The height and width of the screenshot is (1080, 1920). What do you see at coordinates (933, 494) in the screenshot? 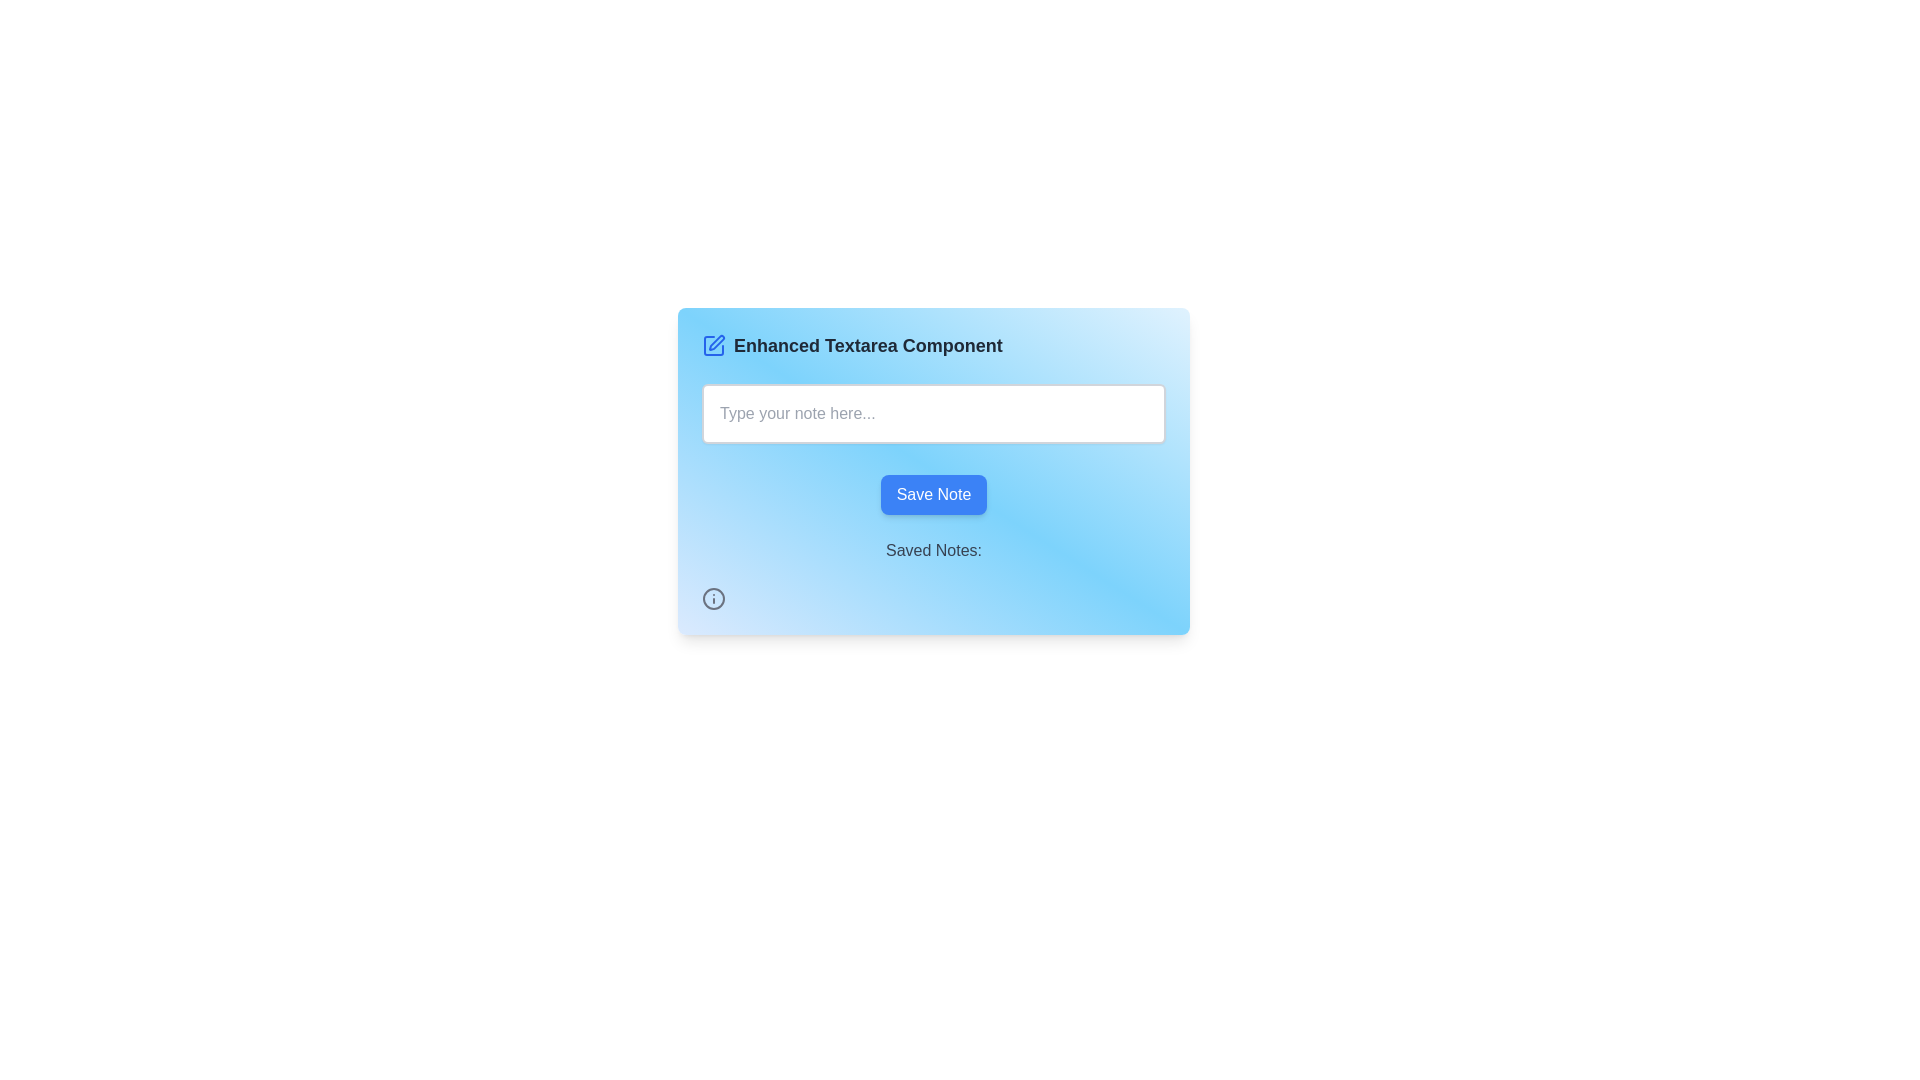
I see `the save button located at the bottom-center of the card-like section with a gradient blue background` at bounding box center [933, 494].